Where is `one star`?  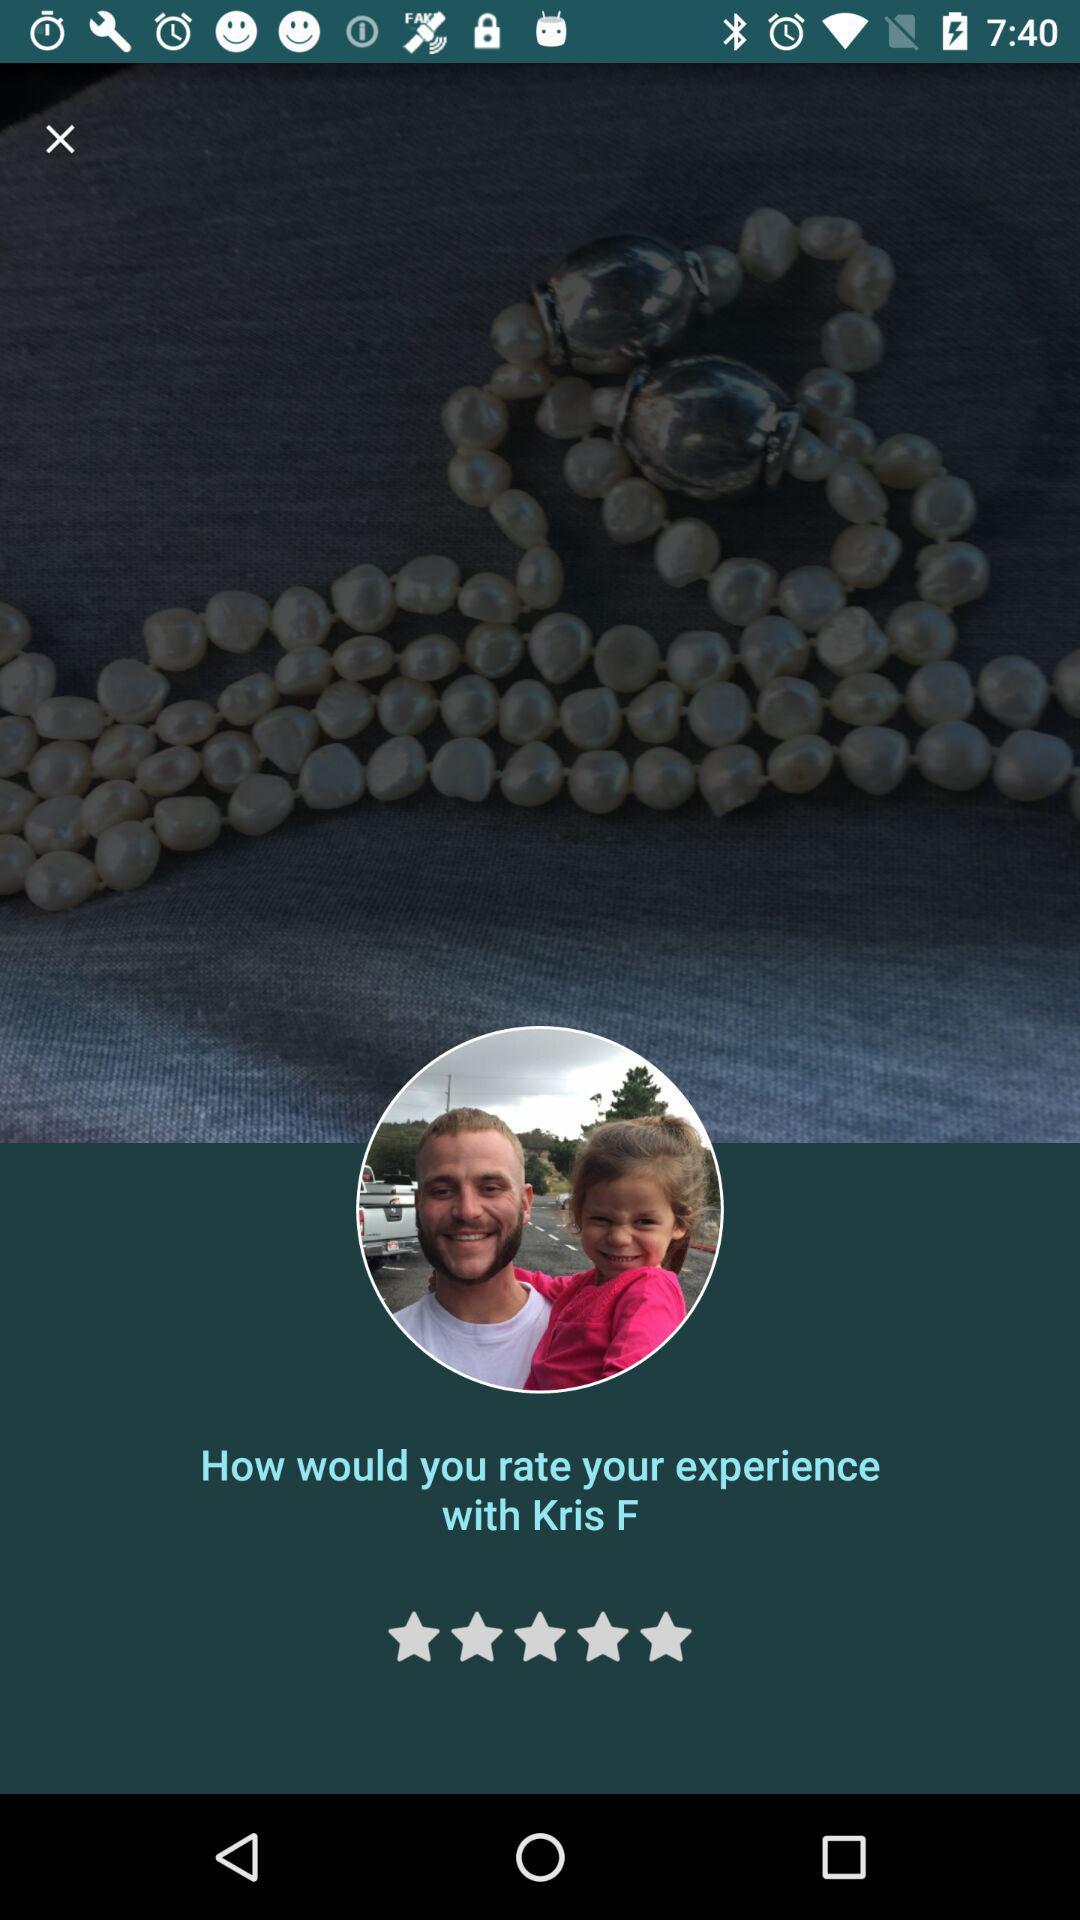
one star is located at coordinates (412, 1636).